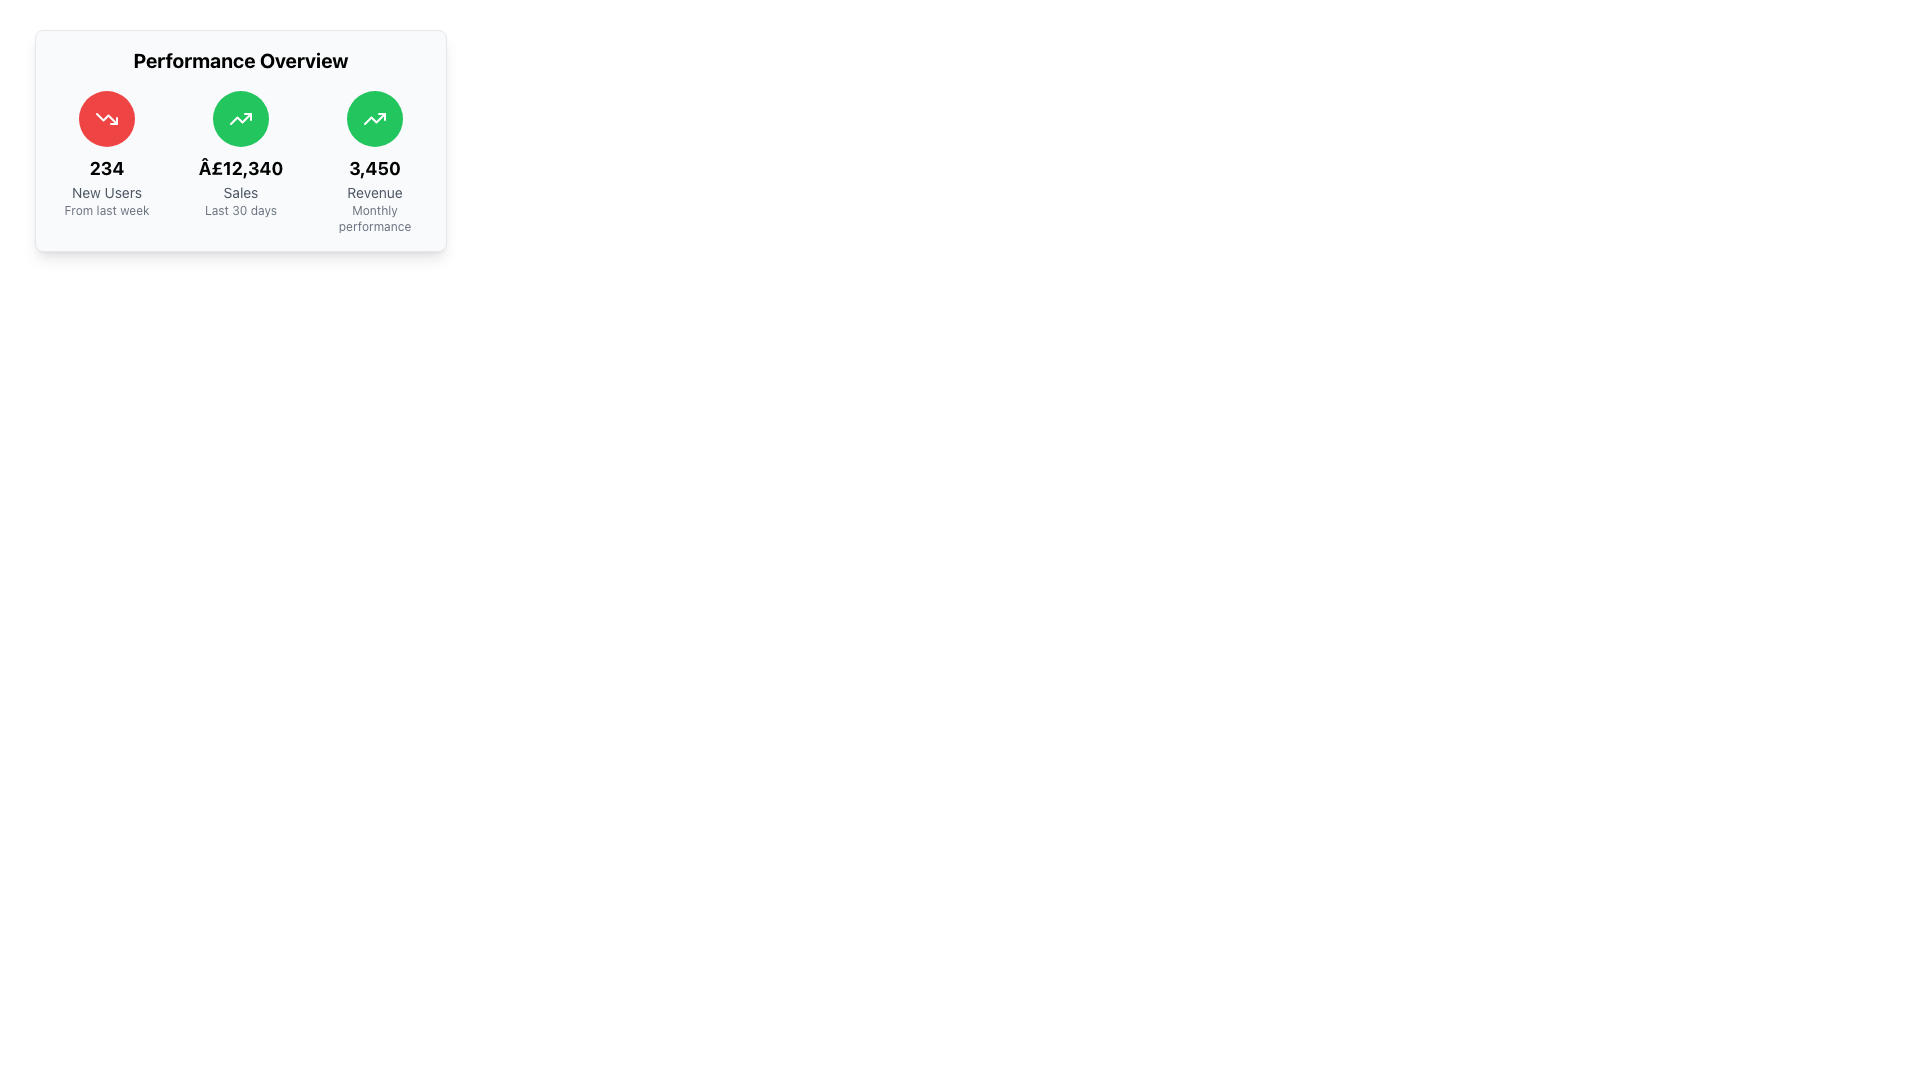 This screenshot has height=1080, width=1920. I want to click on the Text Label that provides context to the revenue value '3,450', positioned under the 'Revenue' text in the third column, so click(374, 219).